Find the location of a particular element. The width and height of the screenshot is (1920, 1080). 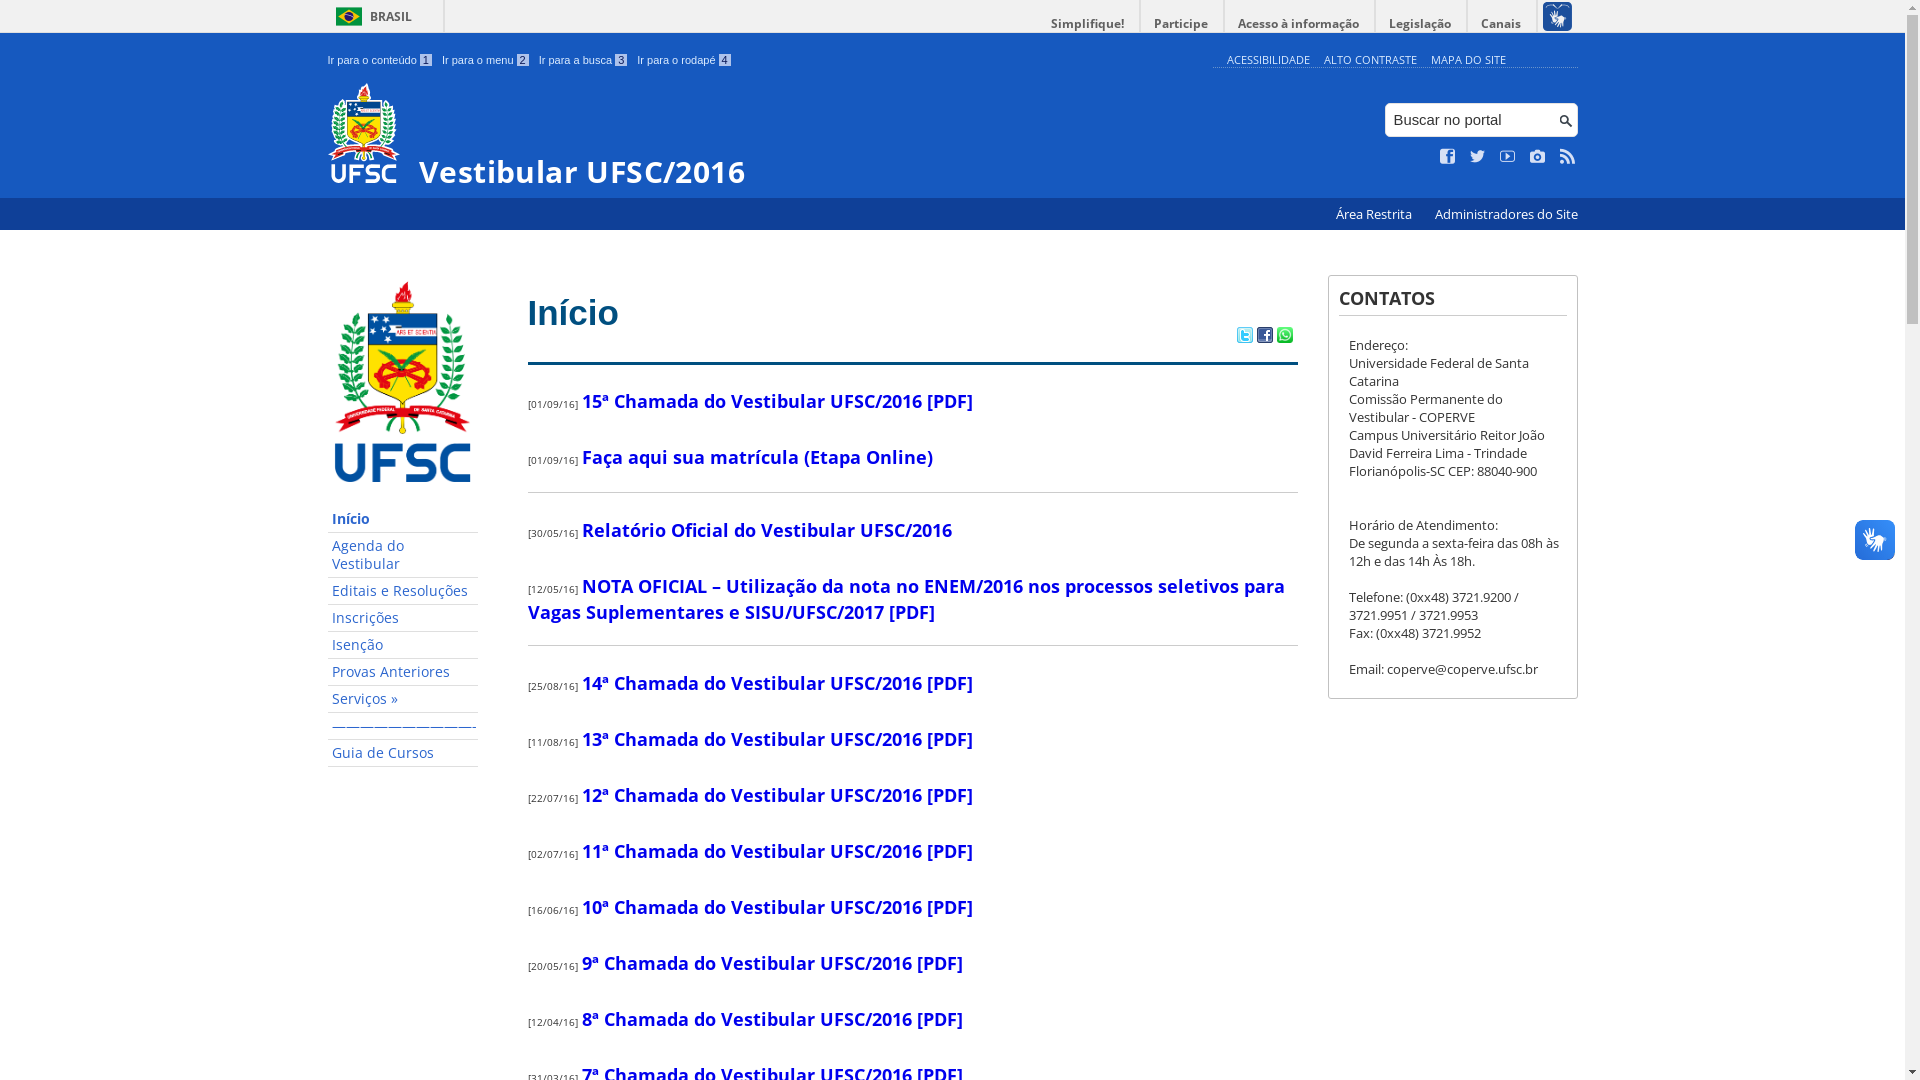

'Participe' is located at coordinates (1180, 23).